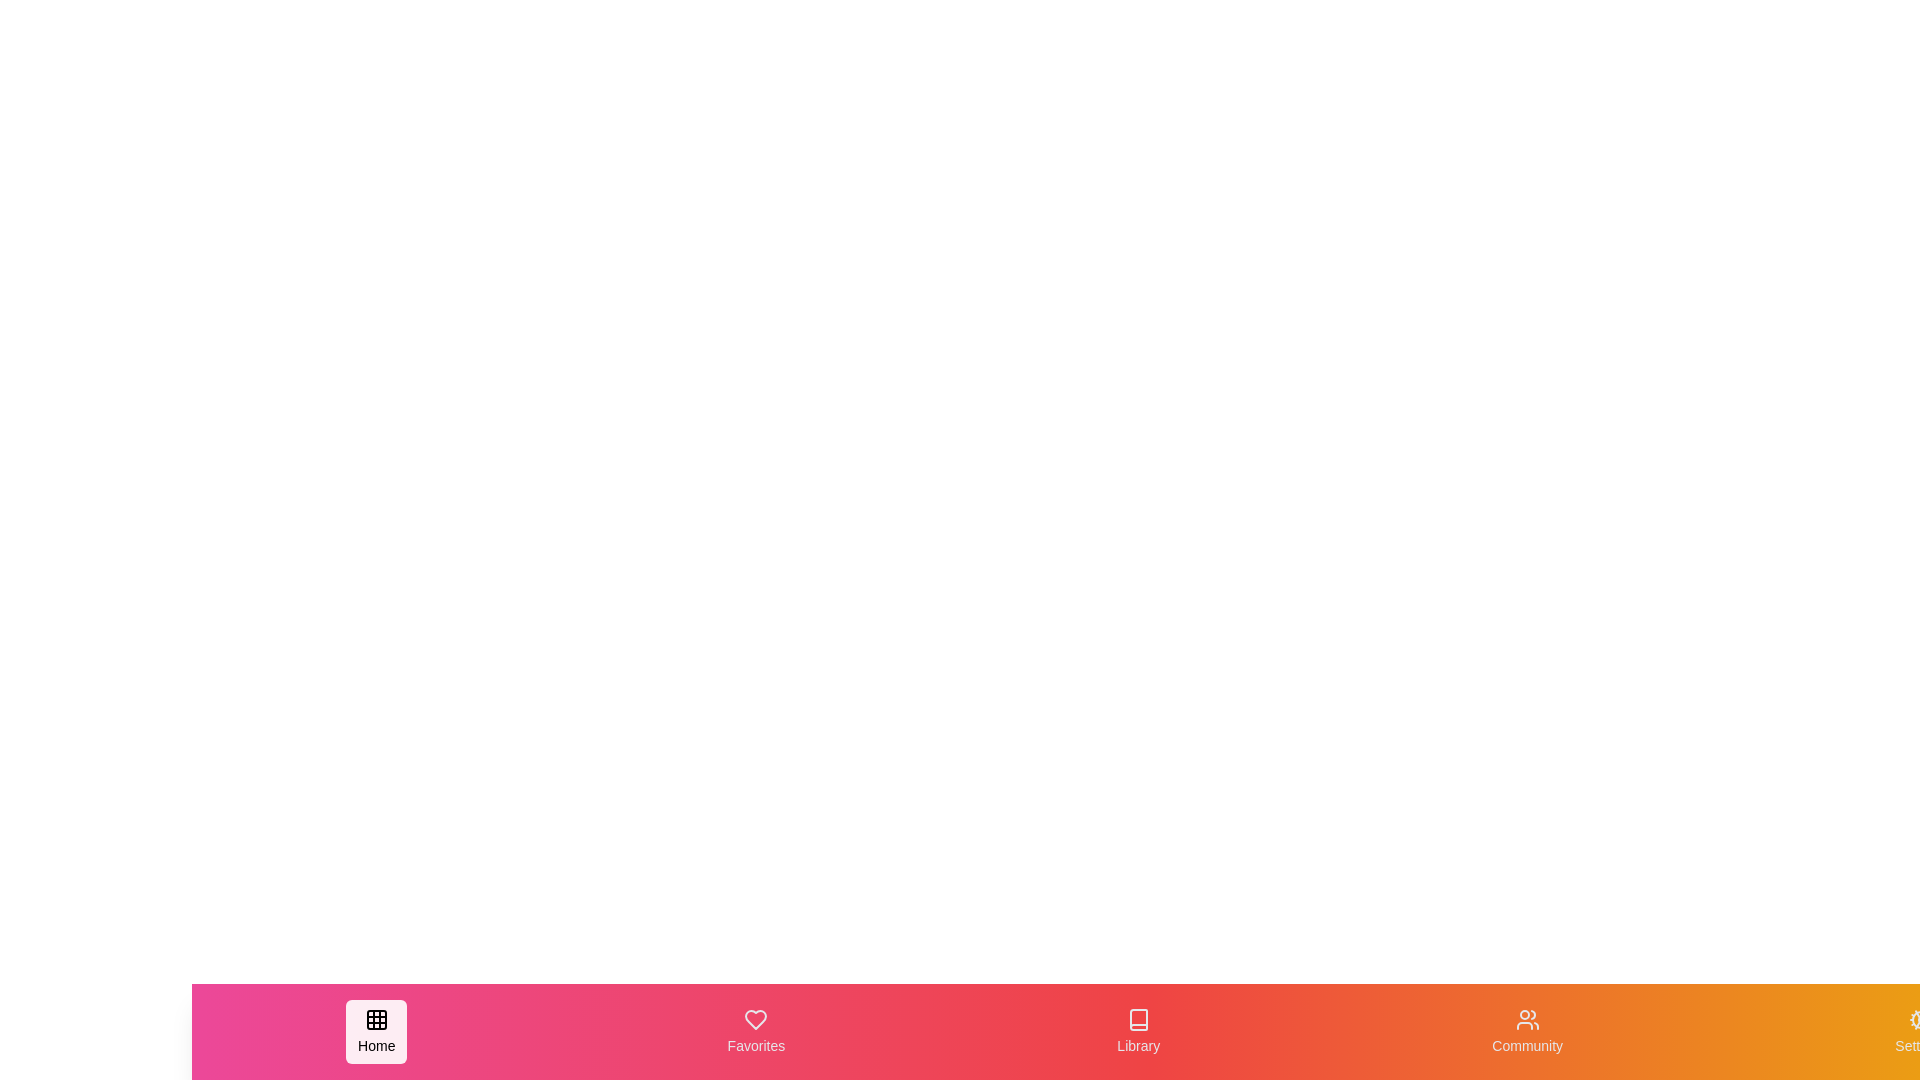  Describe the element at coordinates (376, 1032) in the screenshot. I see `the navigation item Home` at that location.